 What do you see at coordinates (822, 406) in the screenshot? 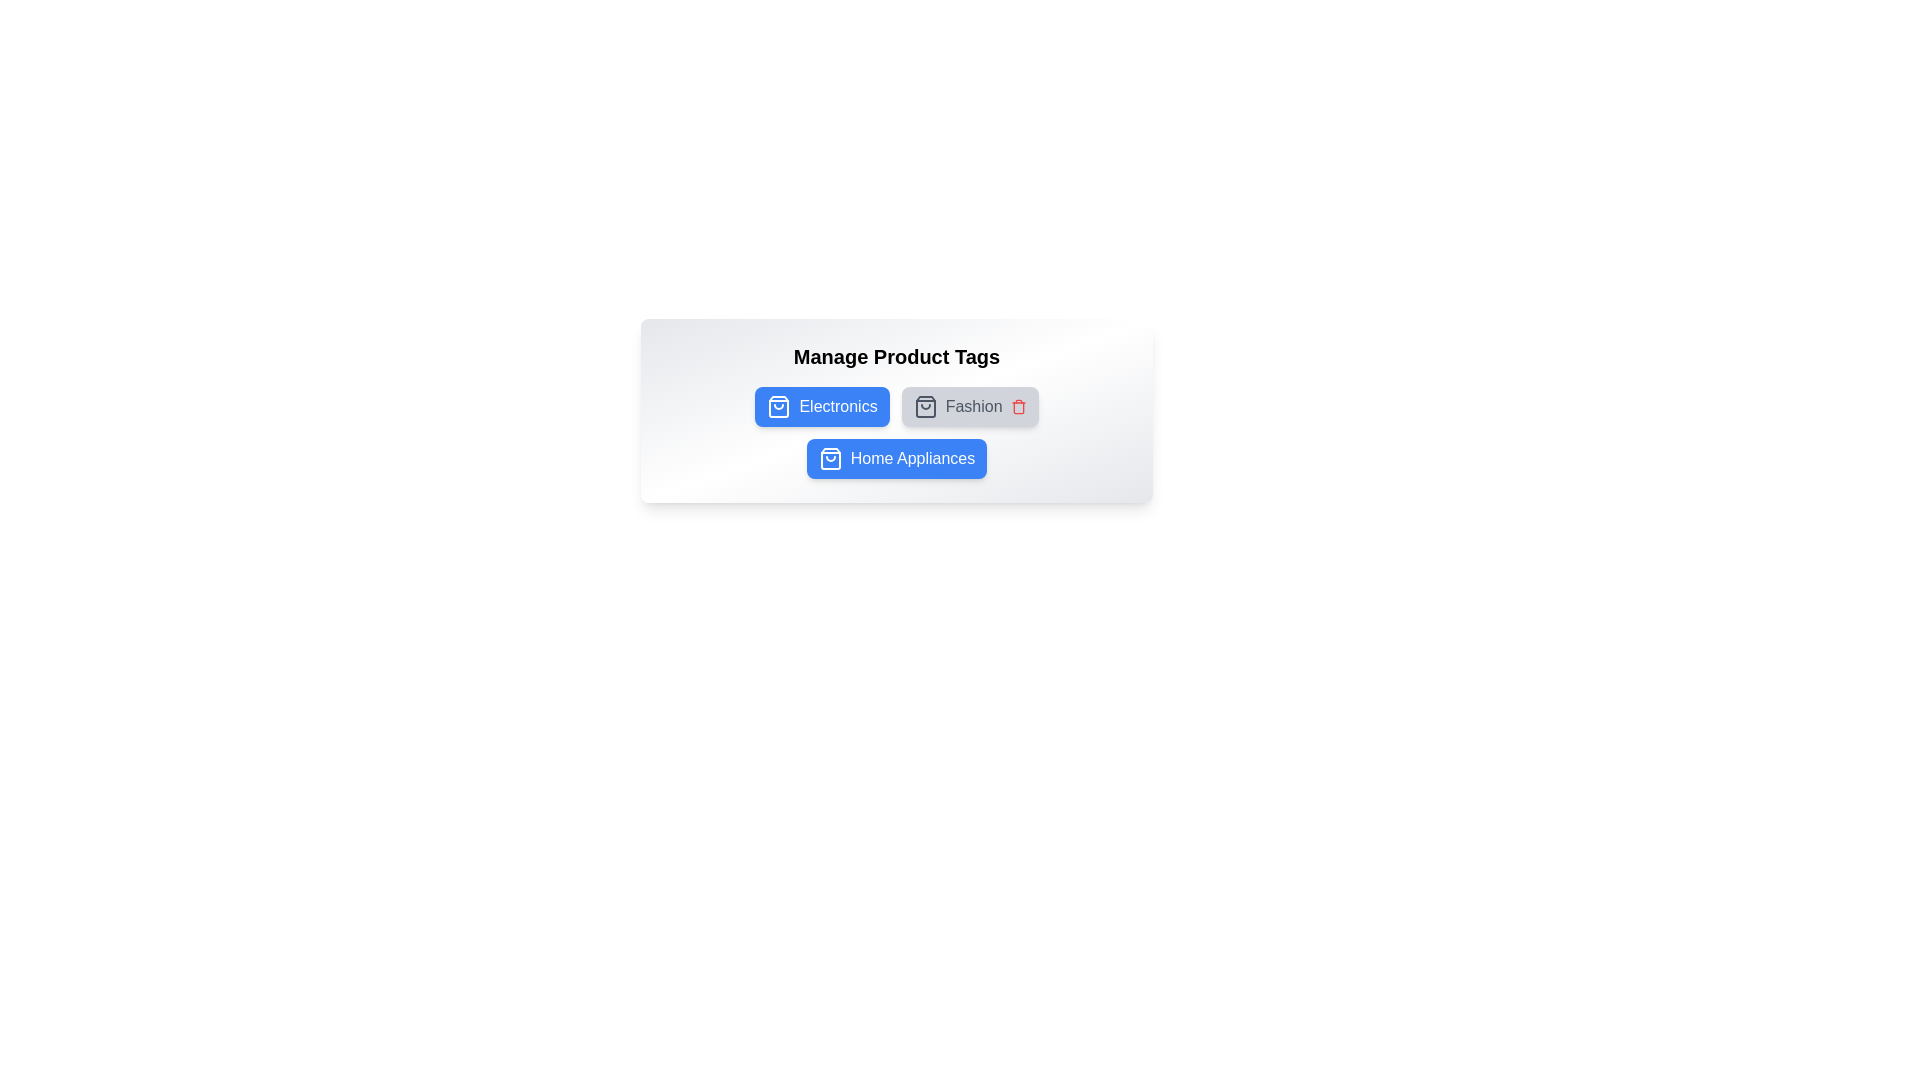
I see `the tag Electronics` at bounding box center [822, 406].